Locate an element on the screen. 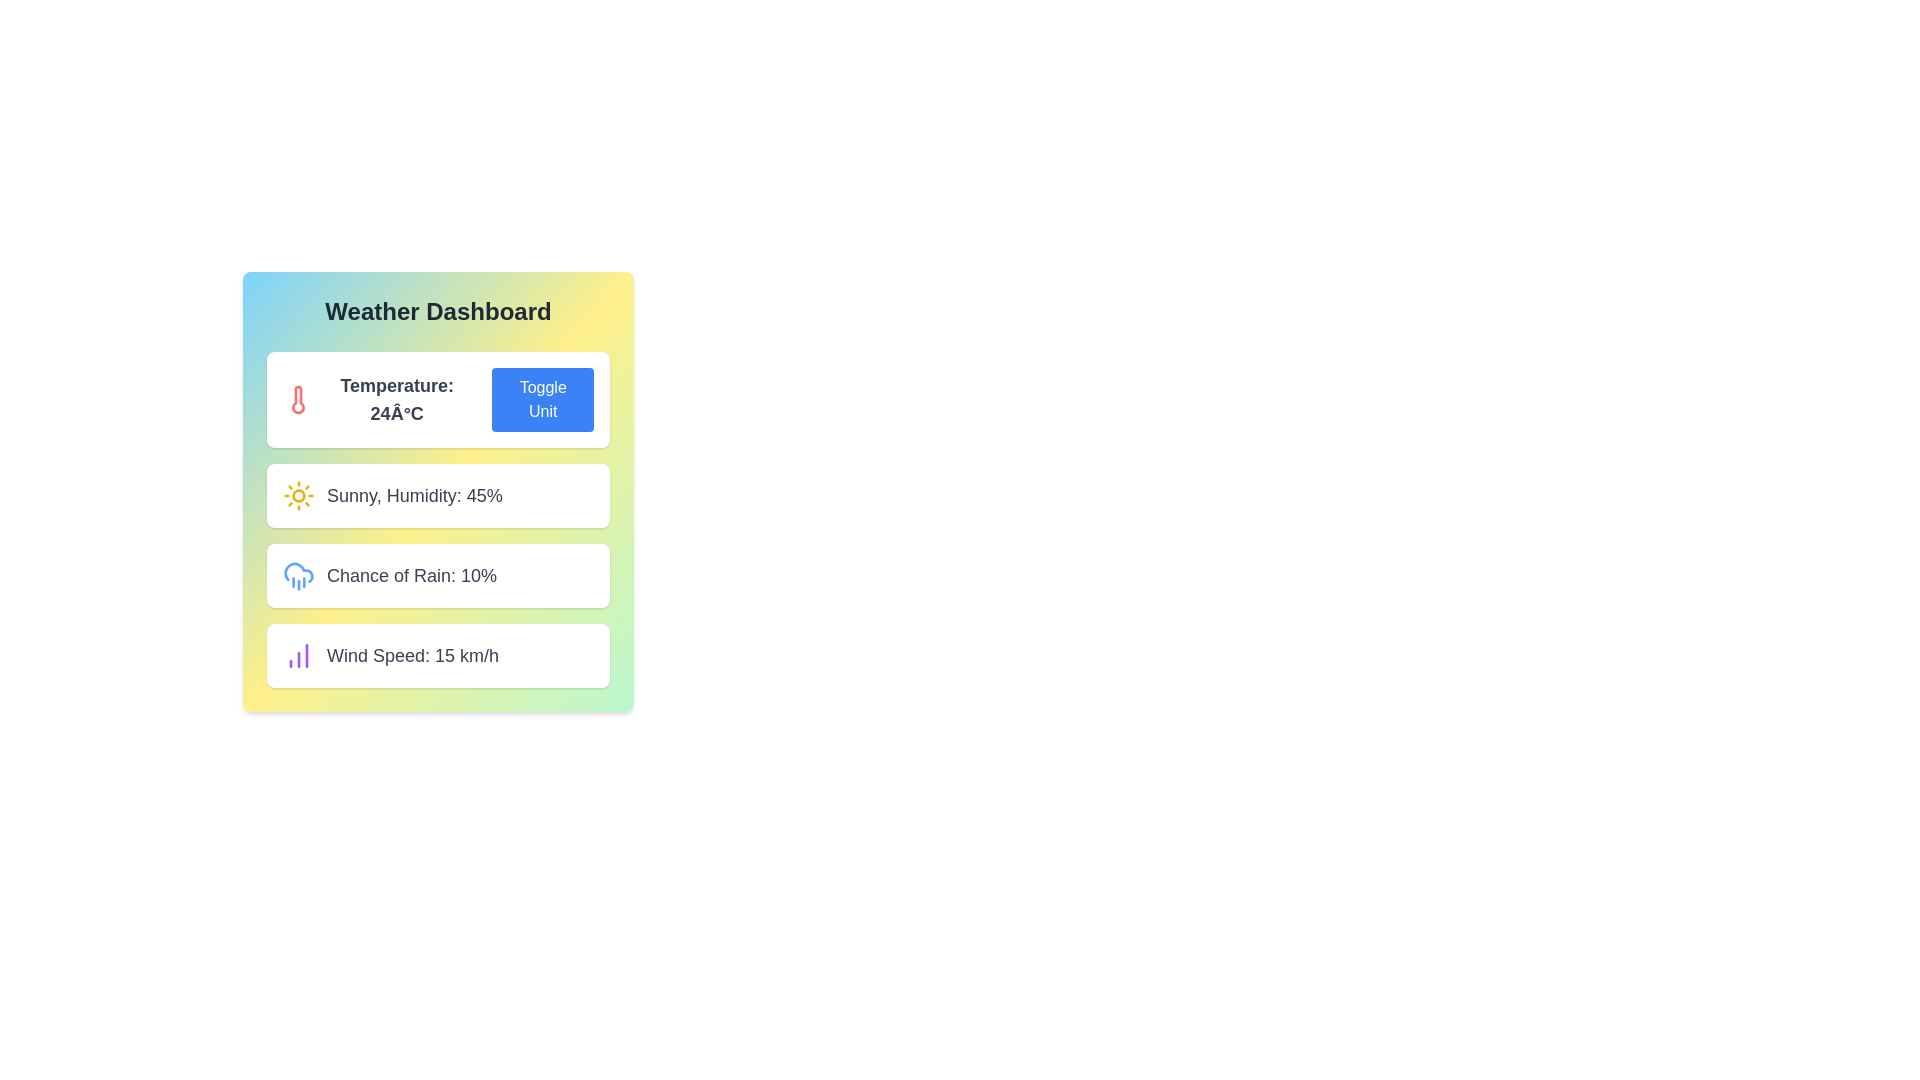 This screenshot has width=1920, height=1080. the sunny weather icon located to the left of the text 'Sunny, Humidity: 45%' in the weather dashboard is located at coordinates (297, 495).